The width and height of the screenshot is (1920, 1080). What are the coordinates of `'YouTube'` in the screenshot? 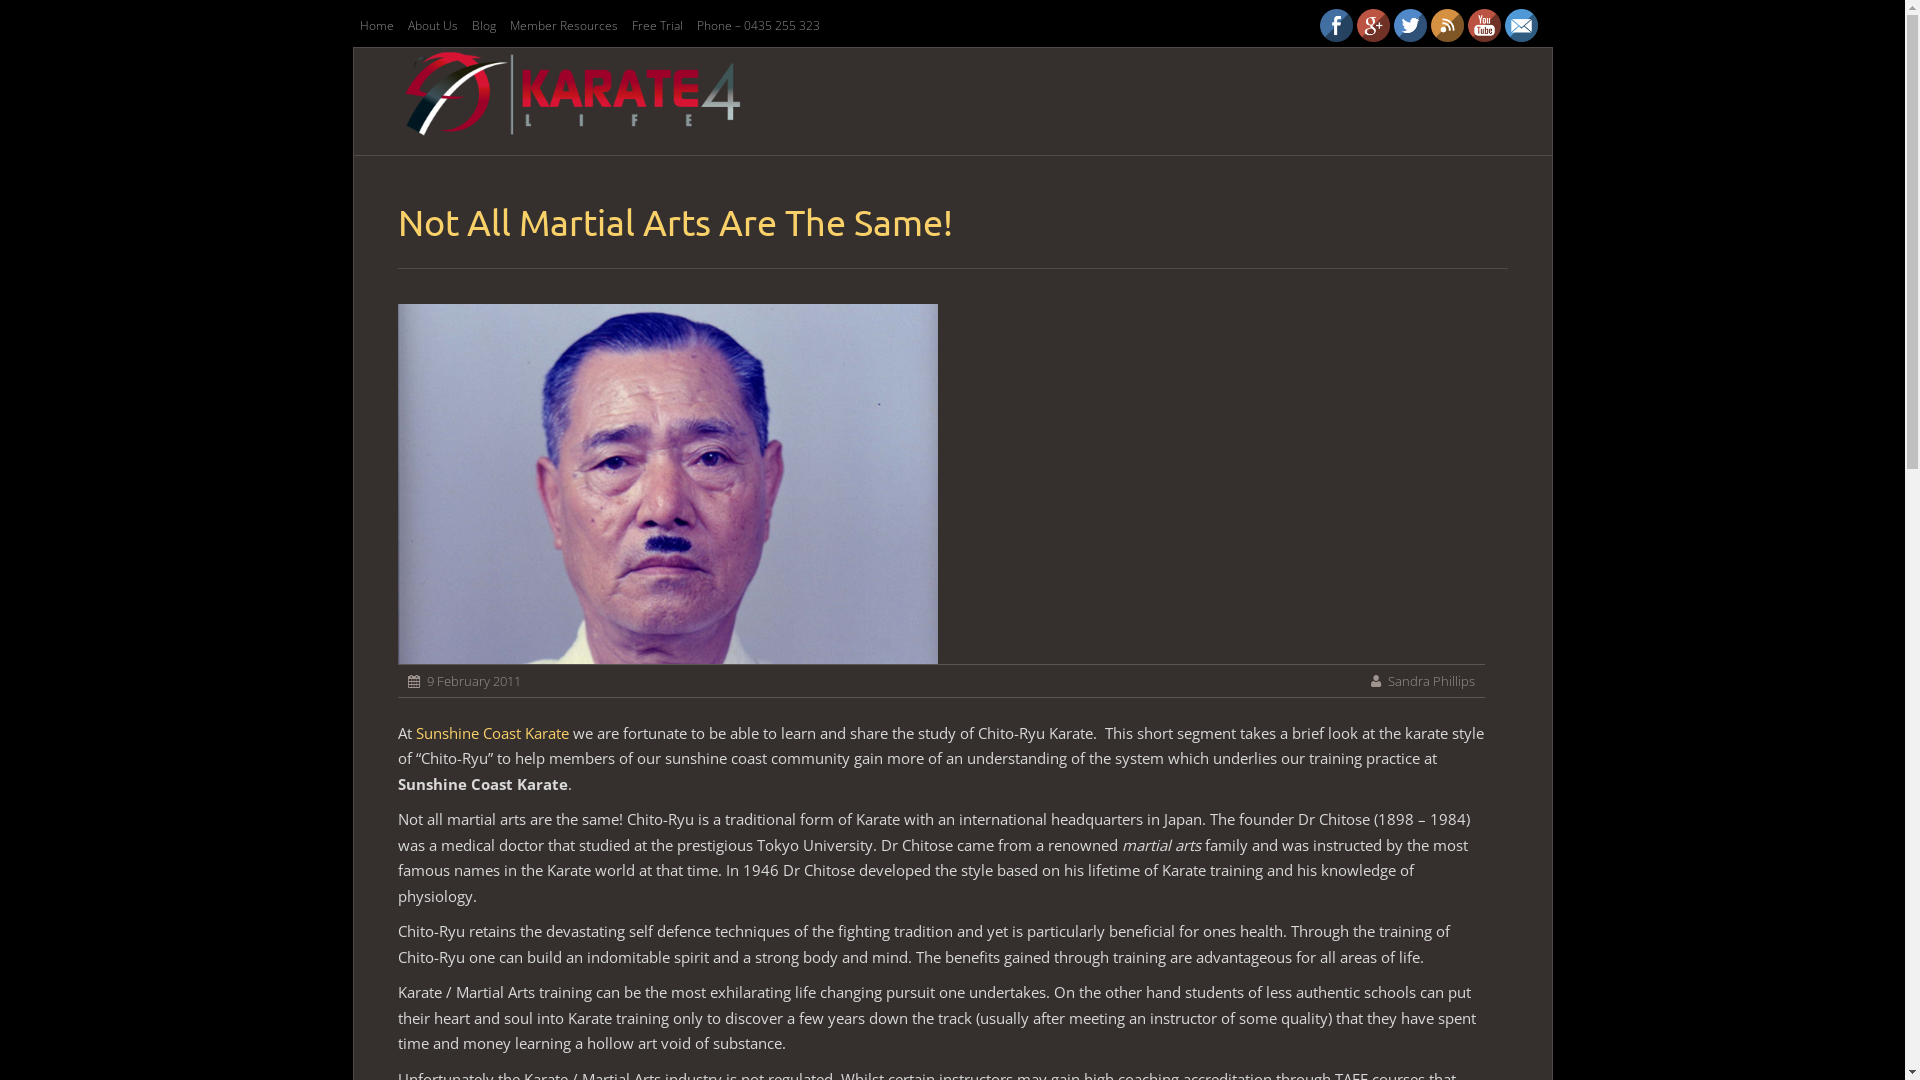 It's located at (1484, 25).